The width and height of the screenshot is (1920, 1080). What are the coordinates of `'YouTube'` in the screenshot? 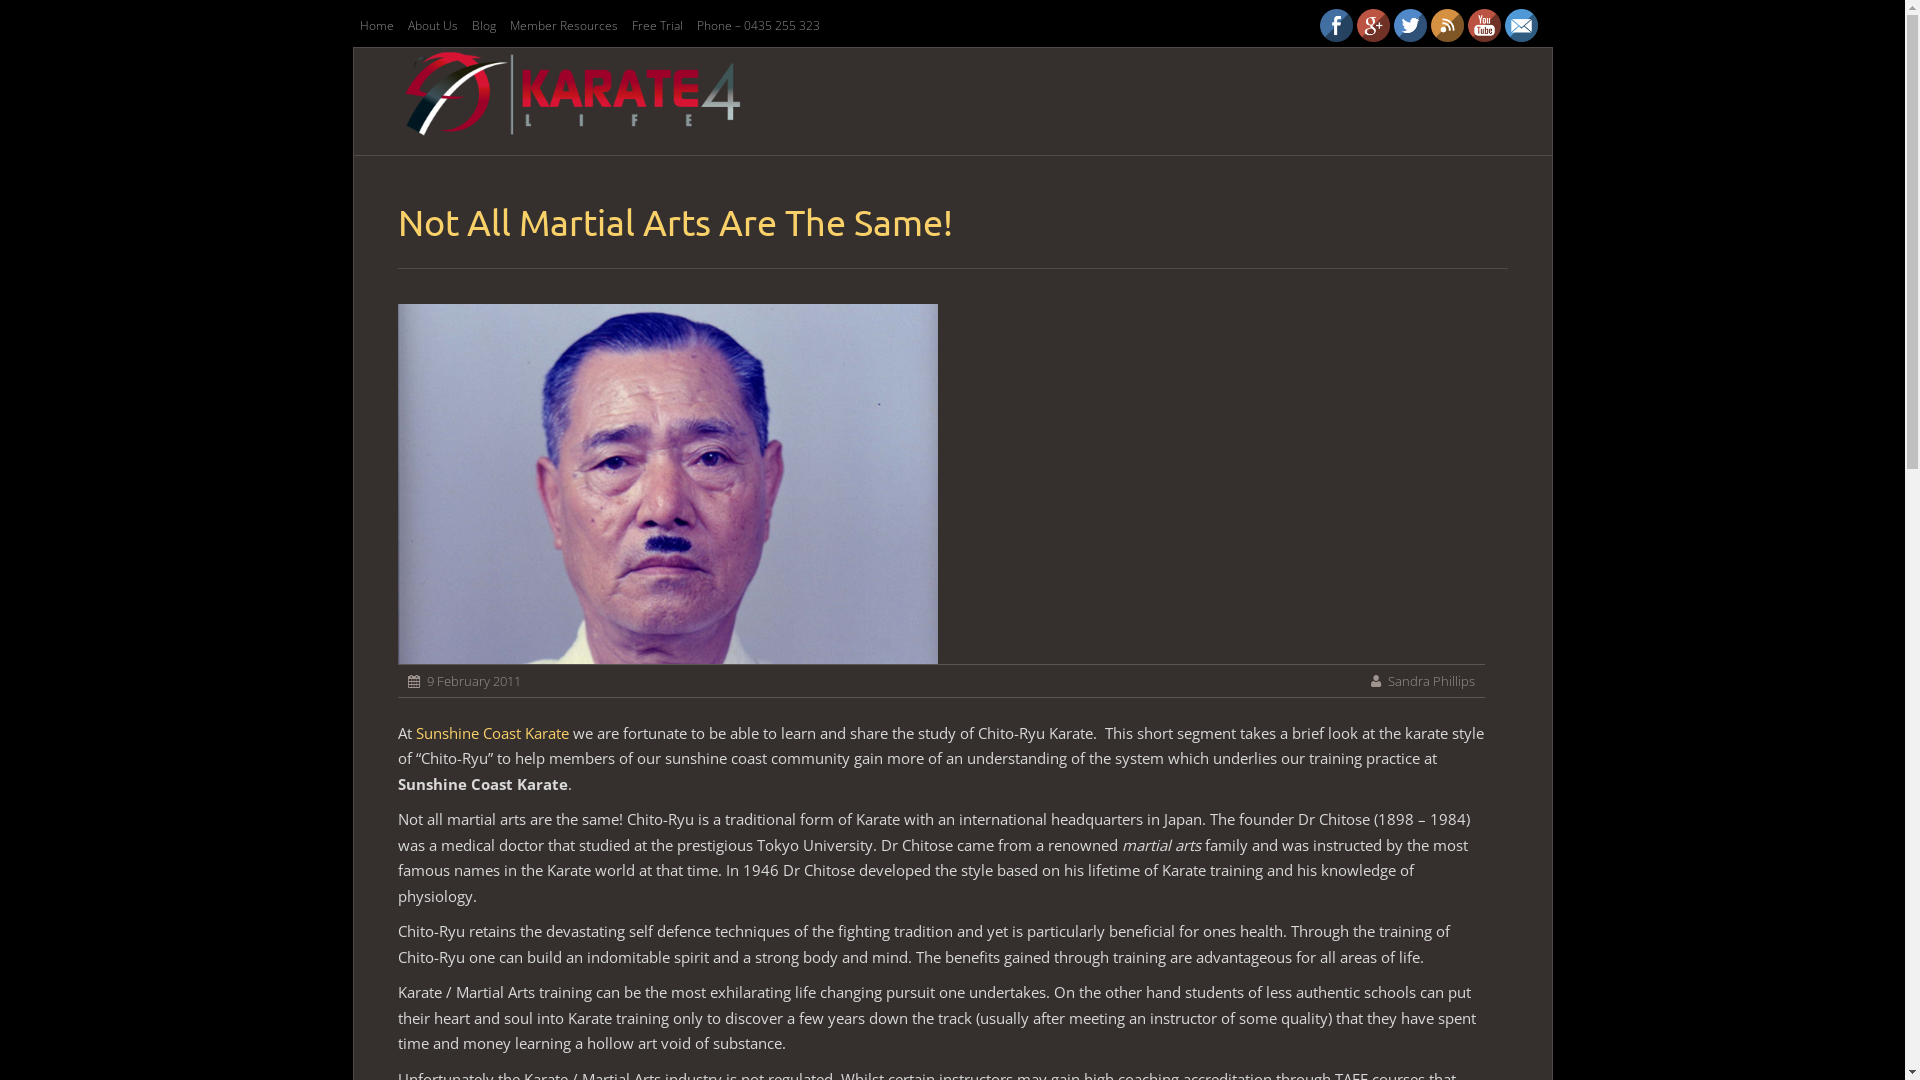 It's located at (1484, 25).